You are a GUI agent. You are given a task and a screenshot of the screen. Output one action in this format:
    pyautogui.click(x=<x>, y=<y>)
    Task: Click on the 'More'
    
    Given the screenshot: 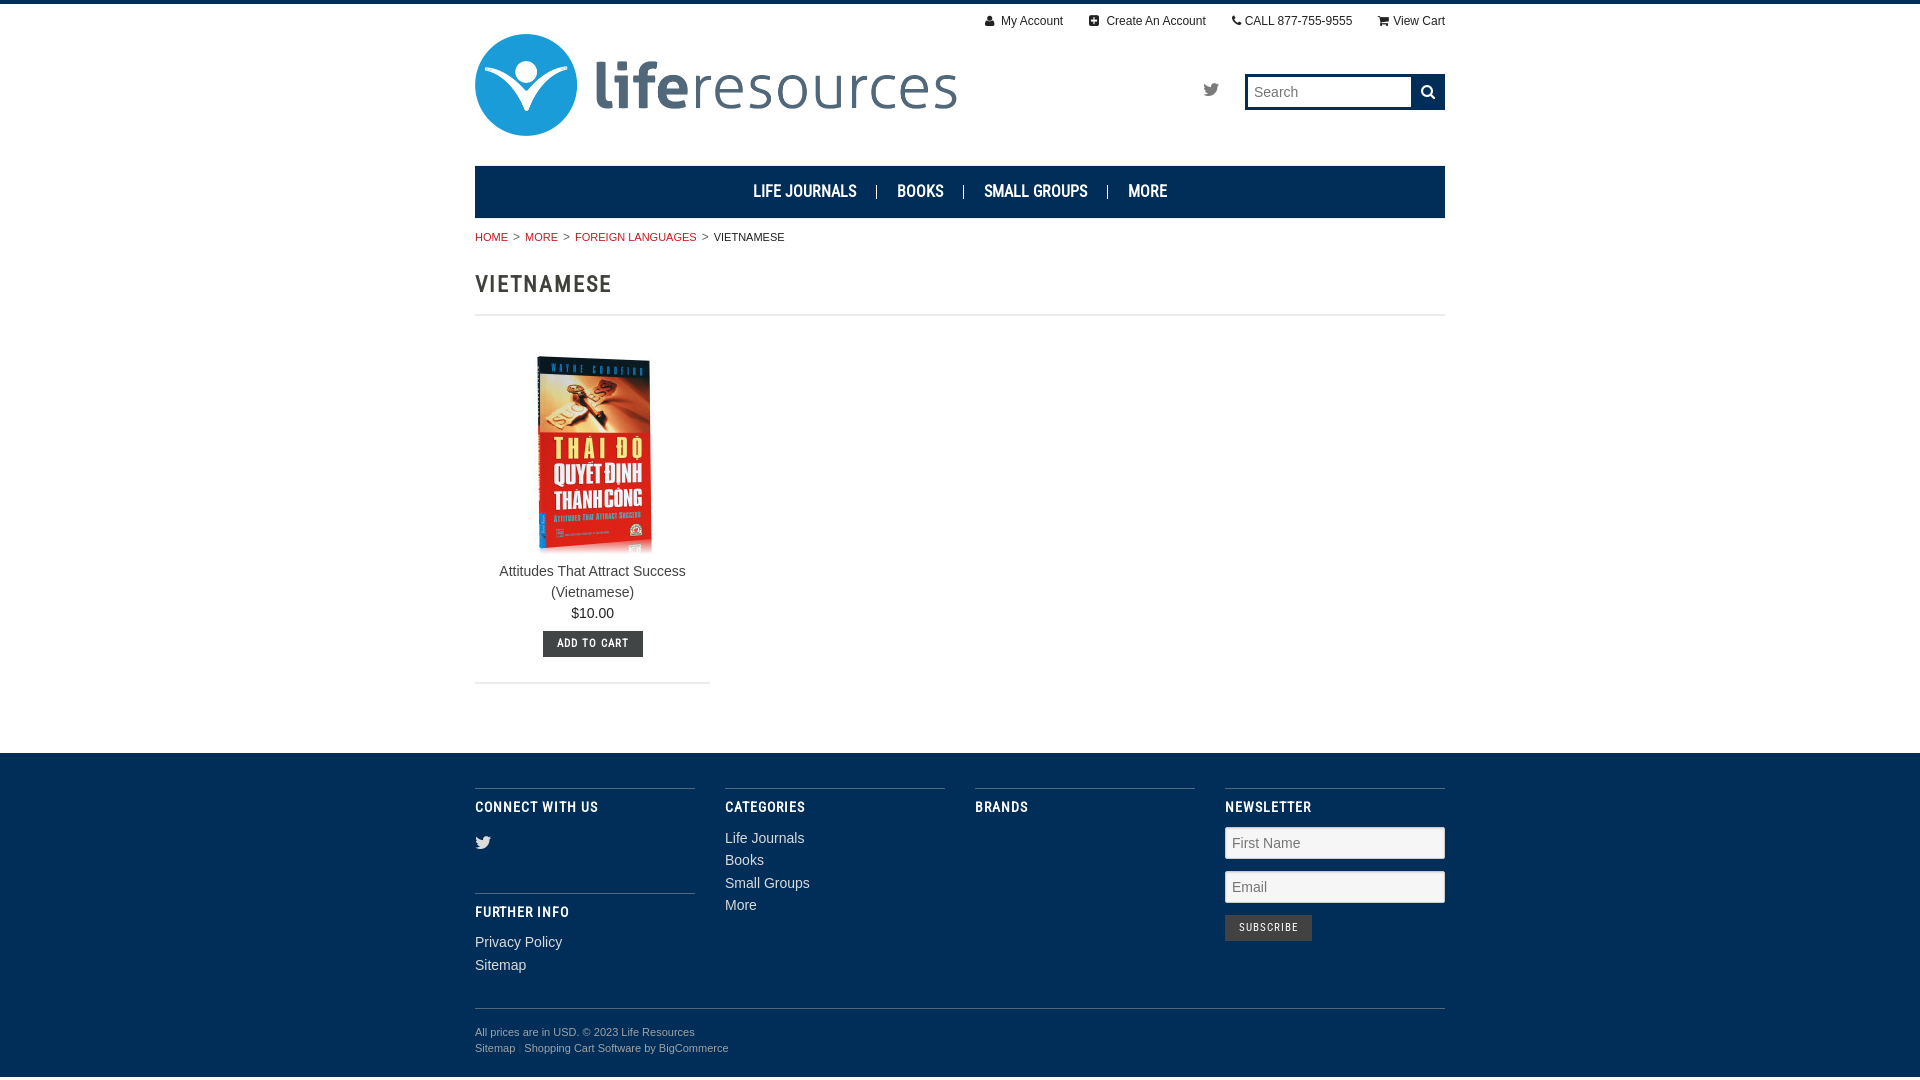 What is the action you would take?
    pyautogui.click(x=723, y=905)
    